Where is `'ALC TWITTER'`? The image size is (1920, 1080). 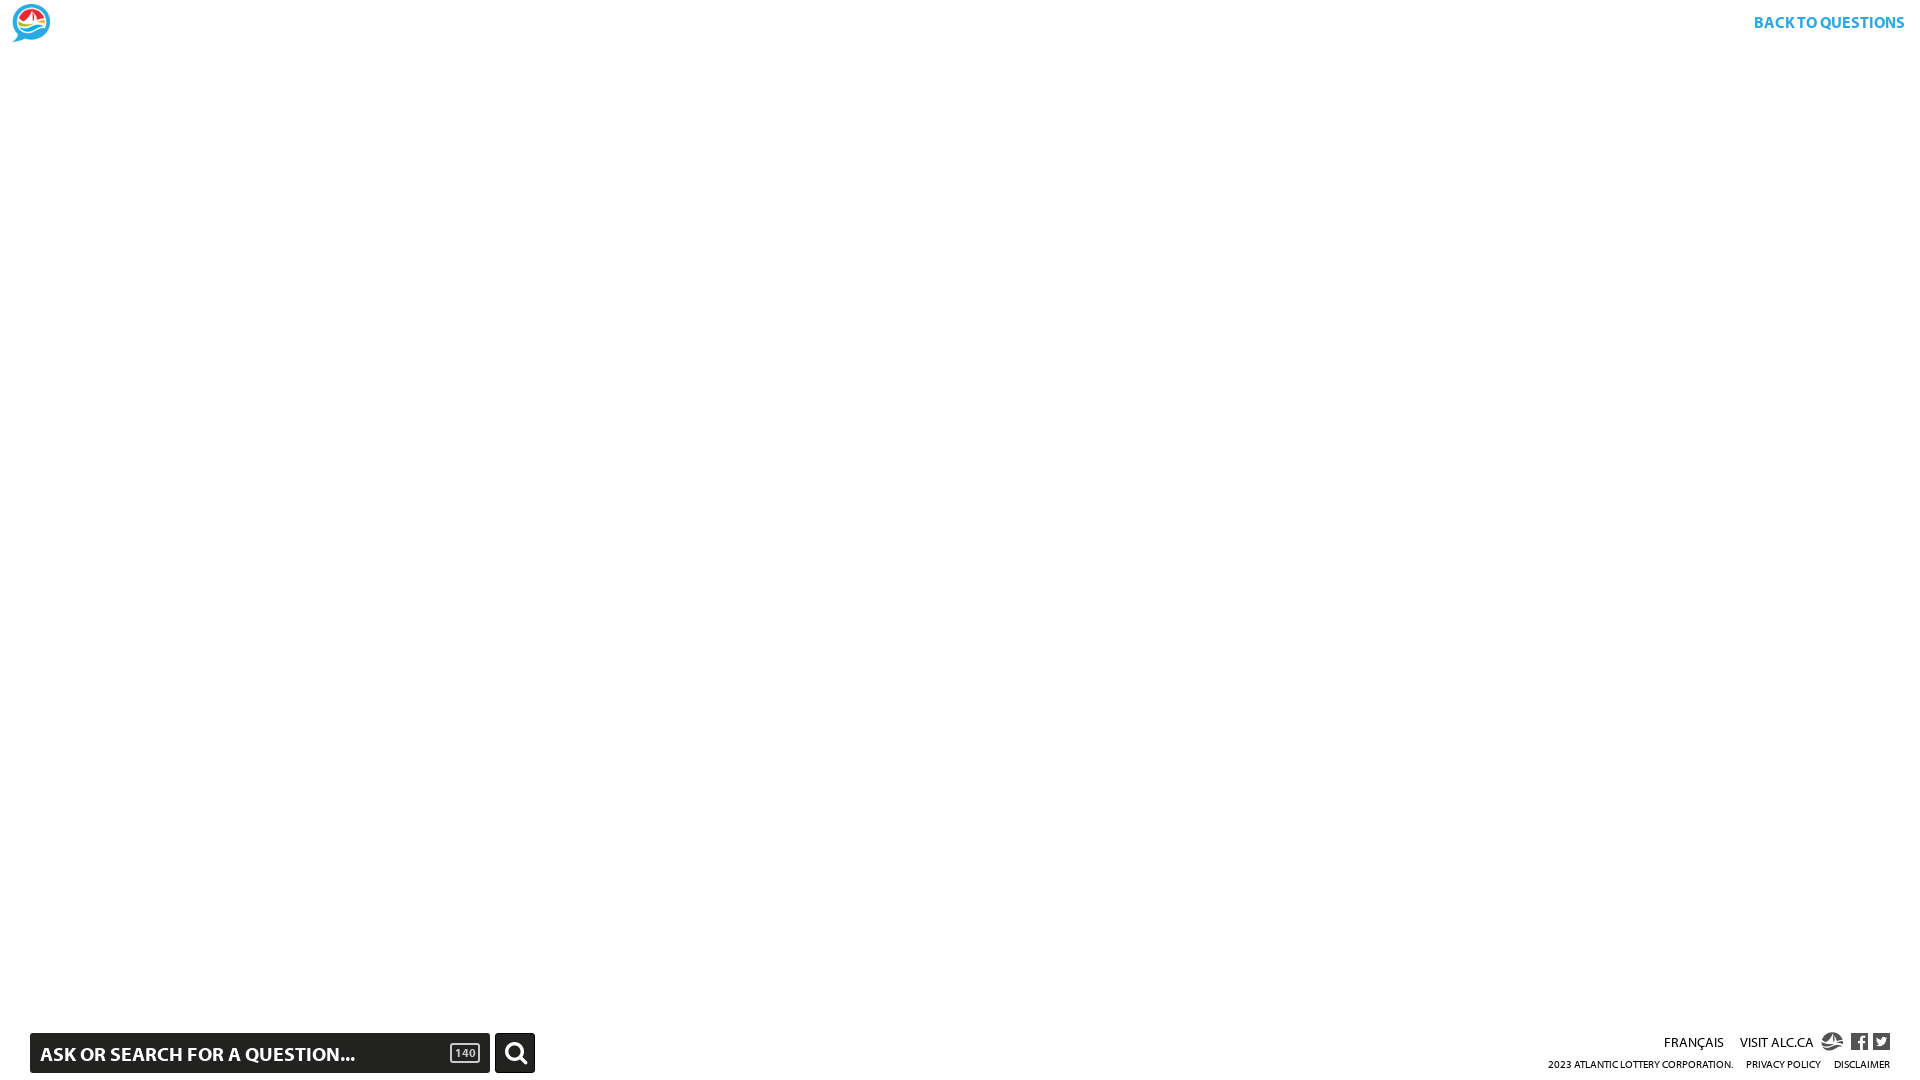
'ALC TWITTER' is located at coordinates (1880, 1040).